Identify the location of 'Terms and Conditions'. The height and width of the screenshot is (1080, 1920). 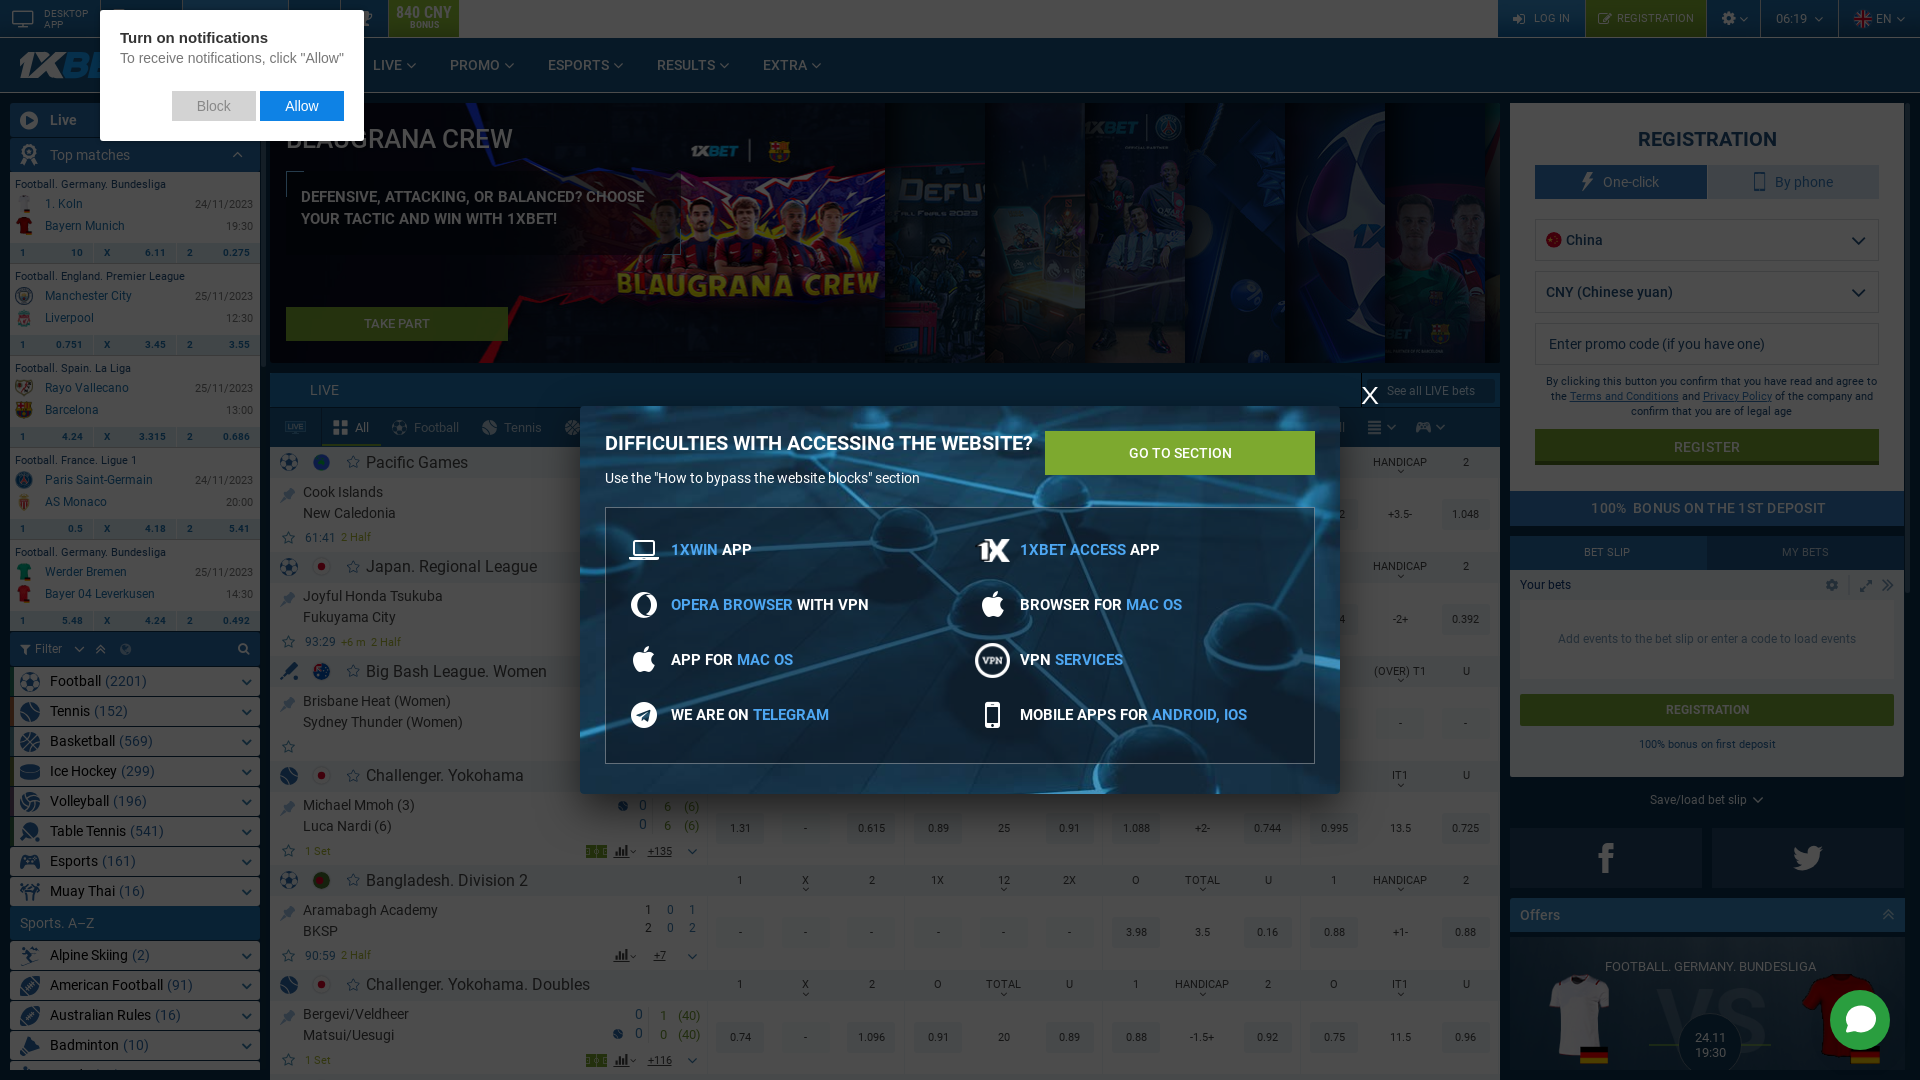
(1624, 396).